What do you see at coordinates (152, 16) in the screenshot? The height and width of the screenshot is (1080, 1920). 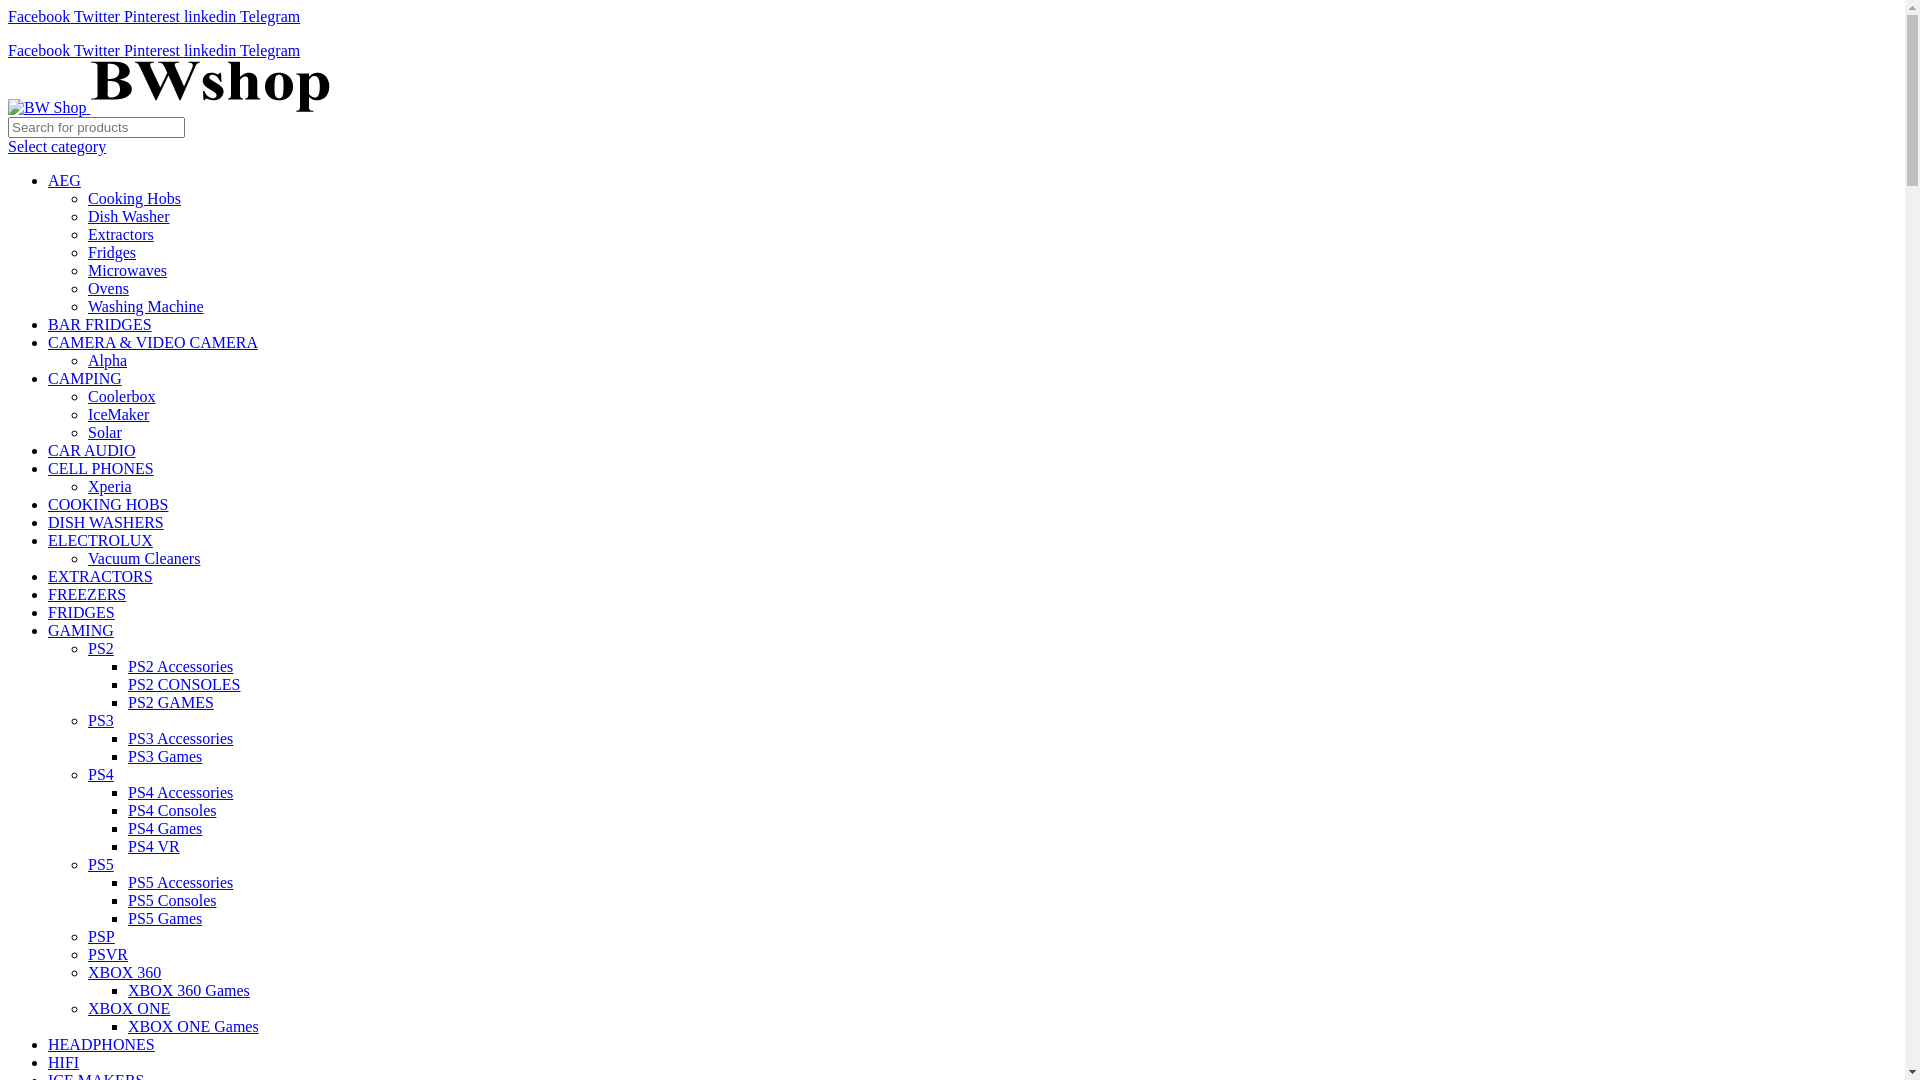 I see `'Pinterest'` at bounding box center [152, 16].